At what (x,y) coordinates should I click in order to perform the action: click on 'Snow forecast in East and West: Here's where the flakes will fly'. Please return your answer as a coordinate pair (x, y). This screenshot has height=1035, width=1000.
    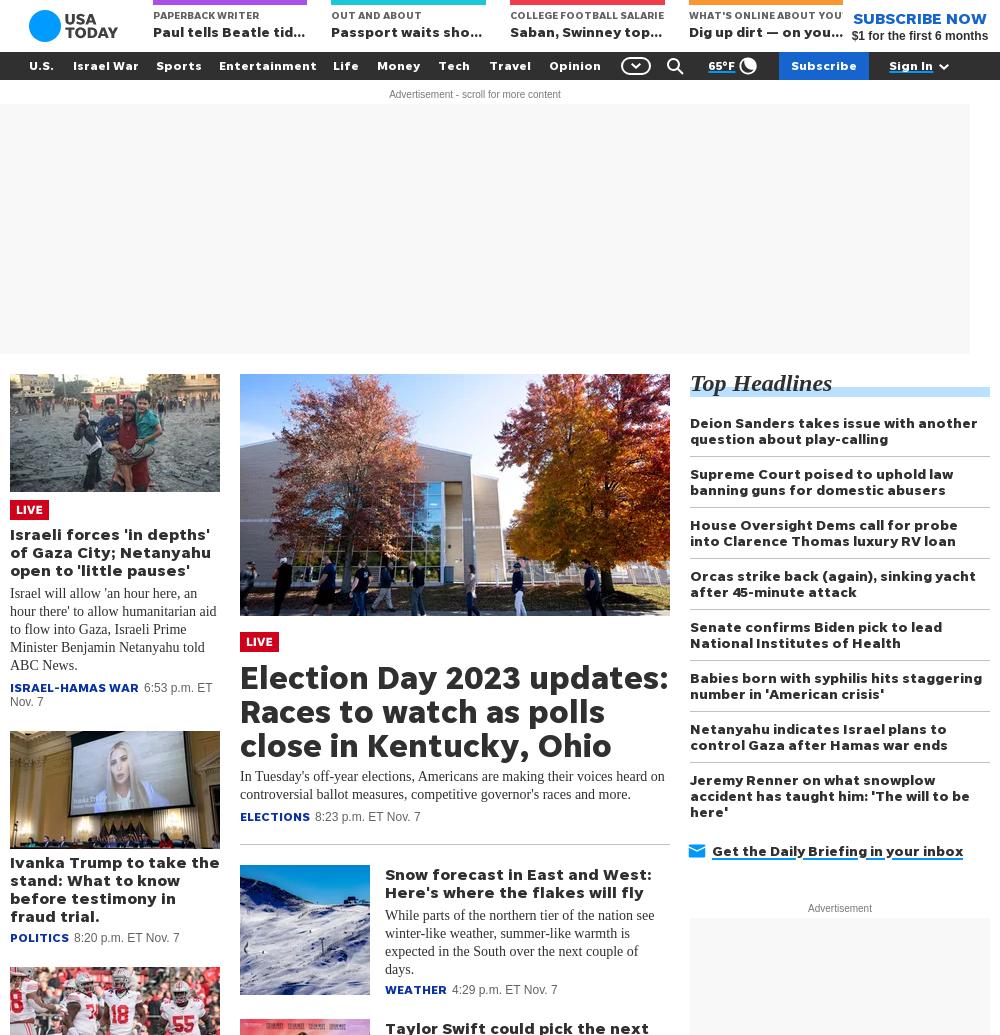
    Looking at the image, I should click on (518, 881).